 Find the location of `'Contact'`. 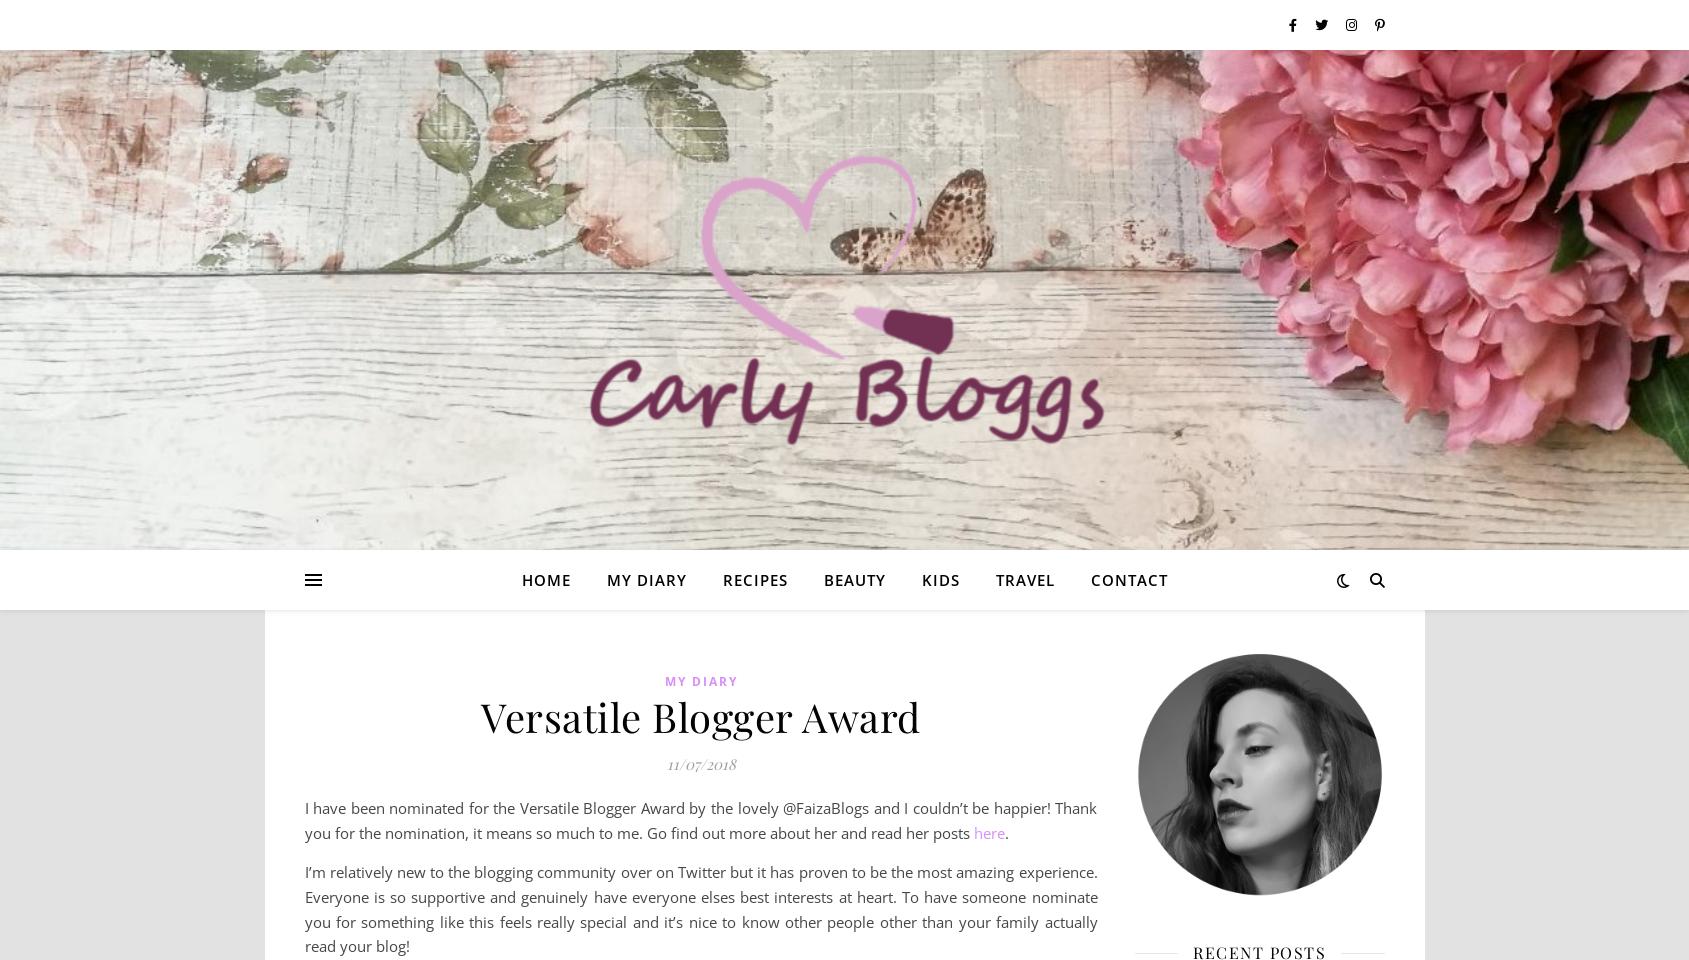

'Contact' is located at coordinates (1090, 580).